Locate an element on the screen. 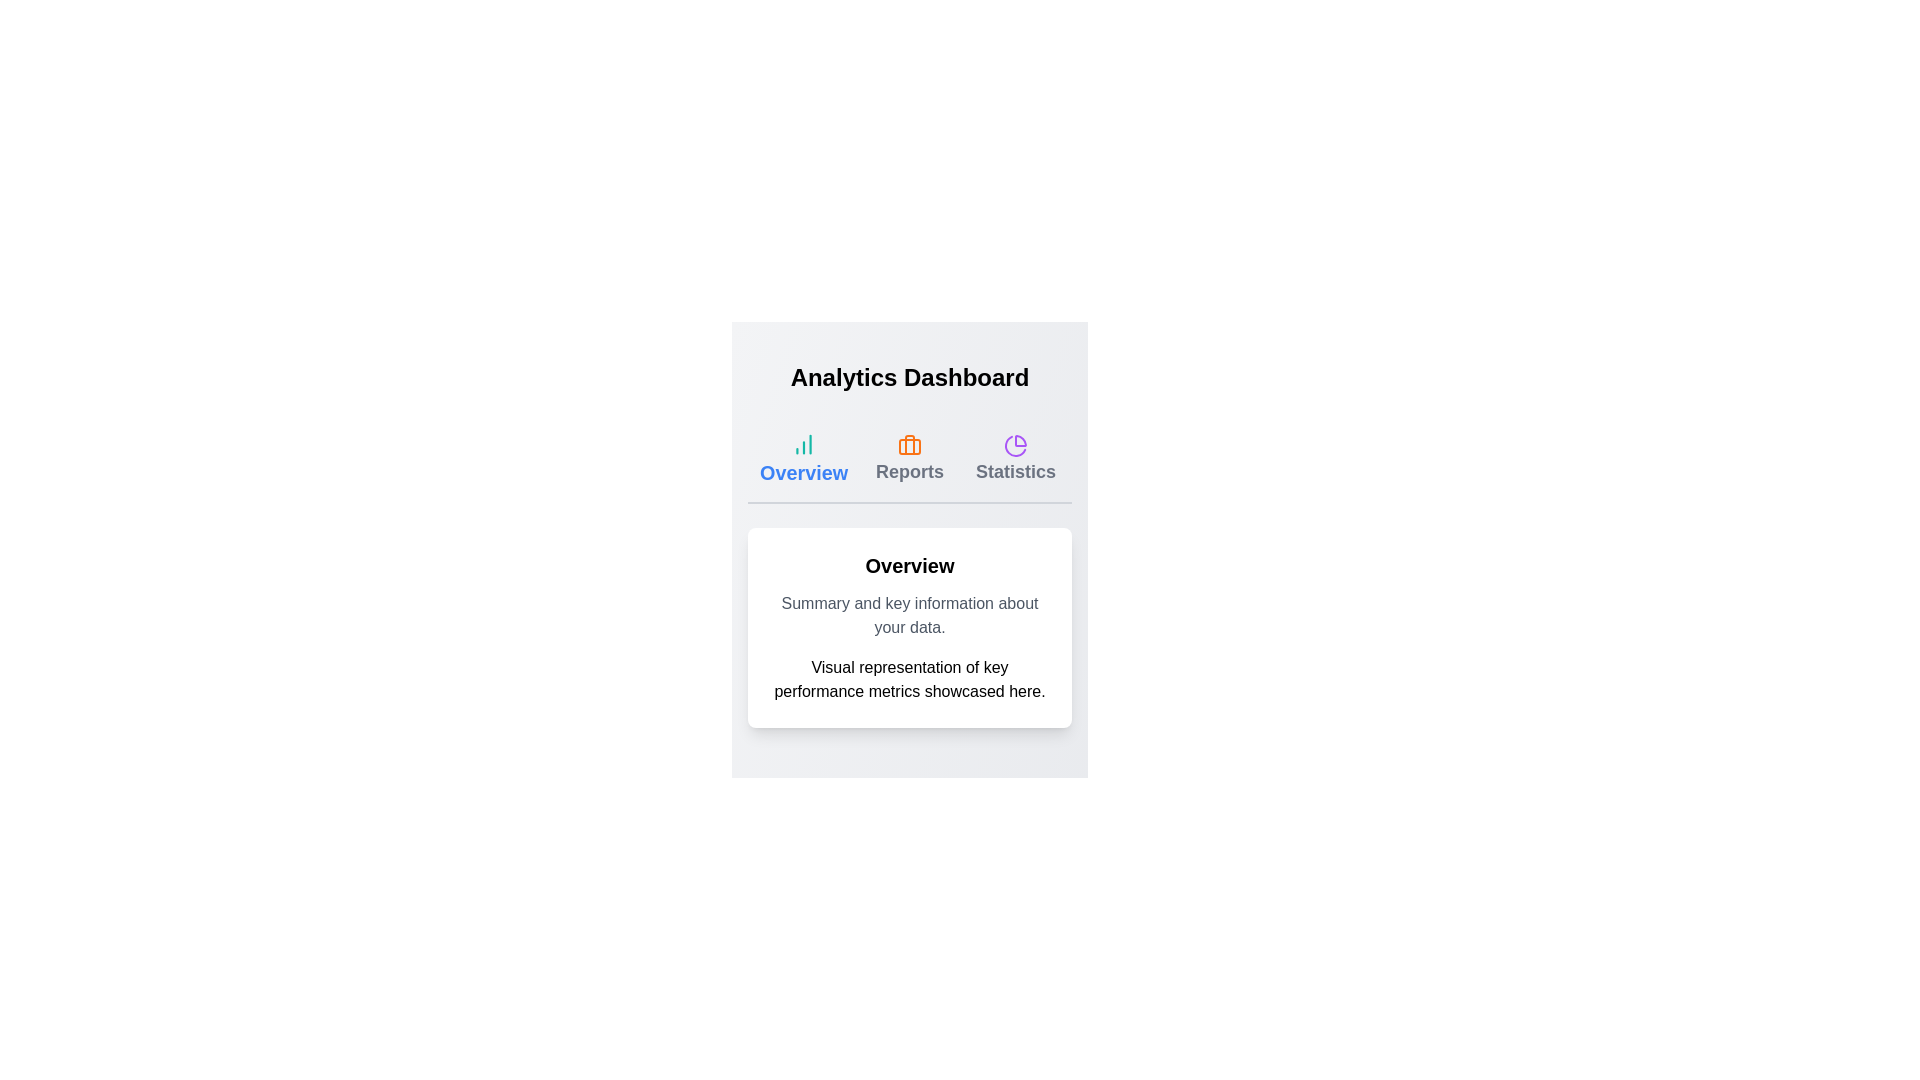 The width and height of the screenshot is (1920, 1080). the Reports tab is located at coordinates (909, 459).